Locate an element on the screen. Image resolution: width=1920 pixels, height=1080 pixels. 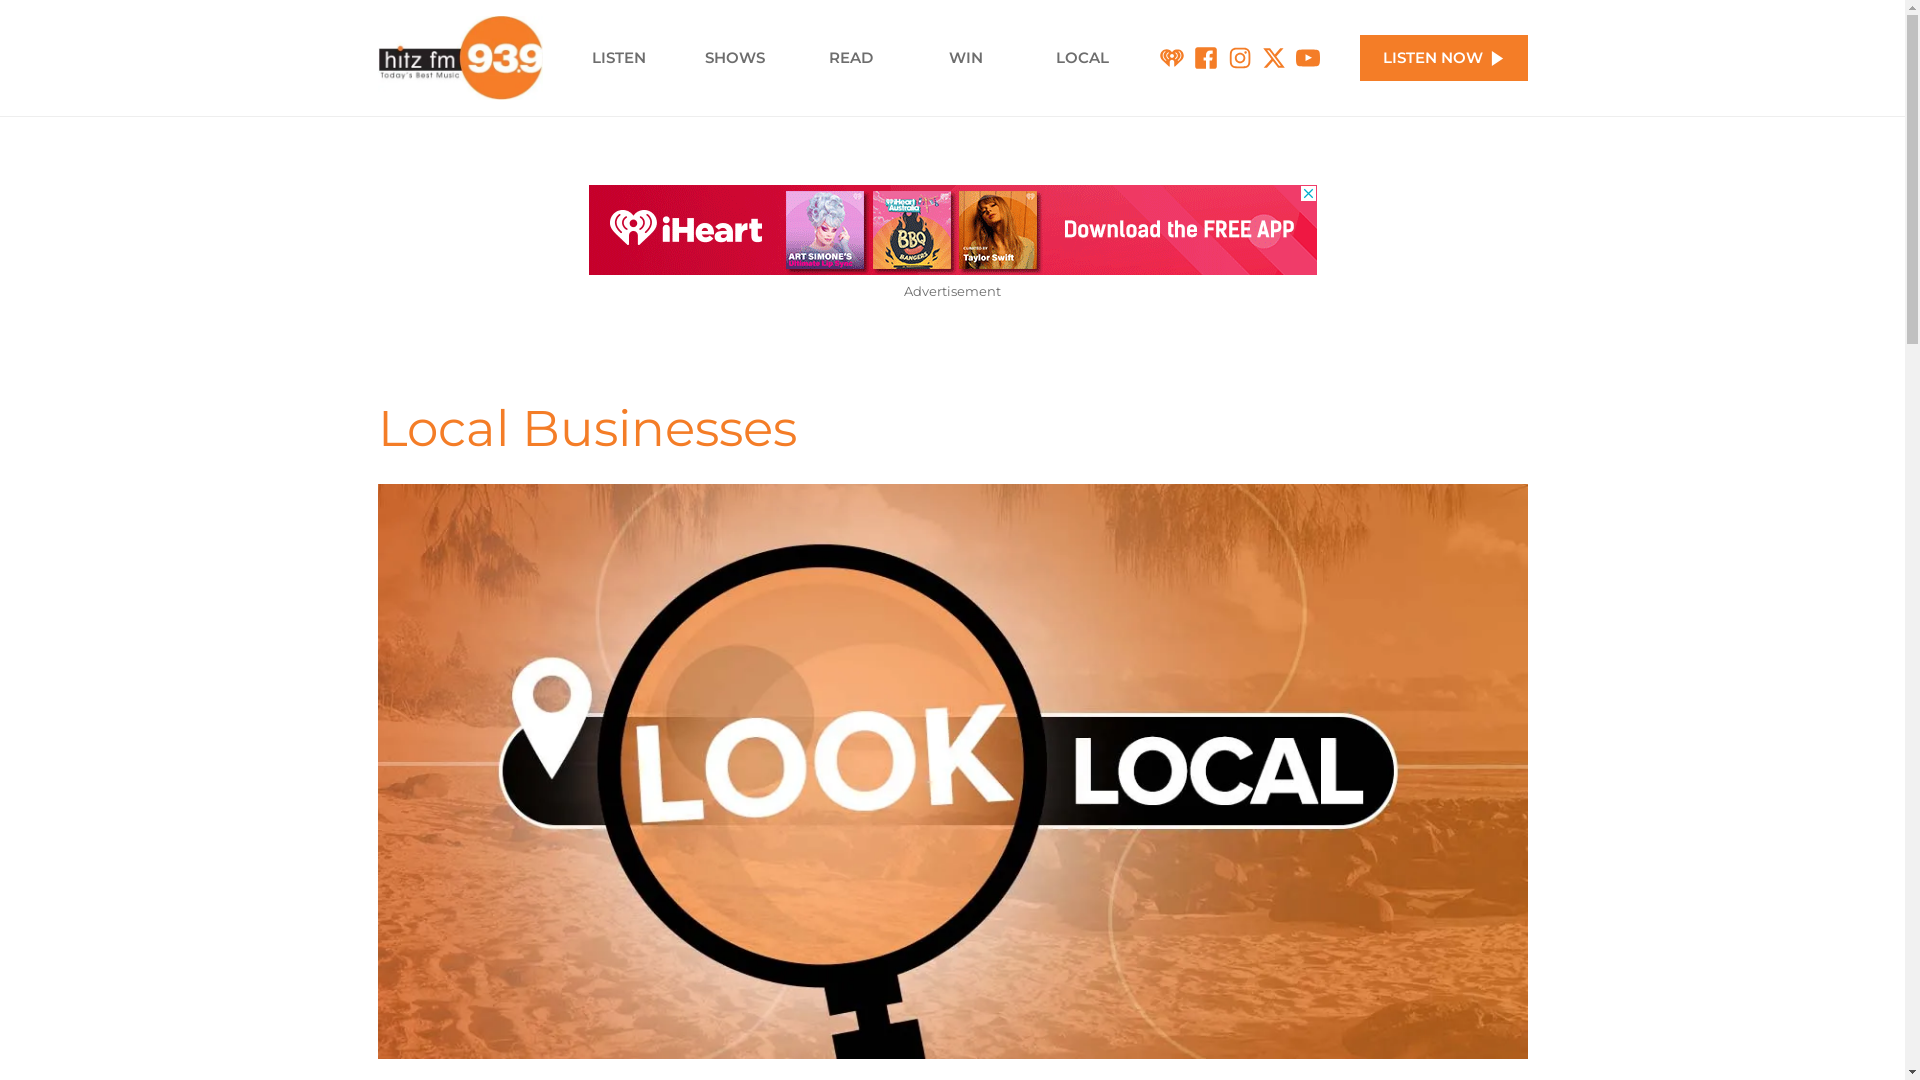
'SHOWS' is located at coordinates (733, 56).